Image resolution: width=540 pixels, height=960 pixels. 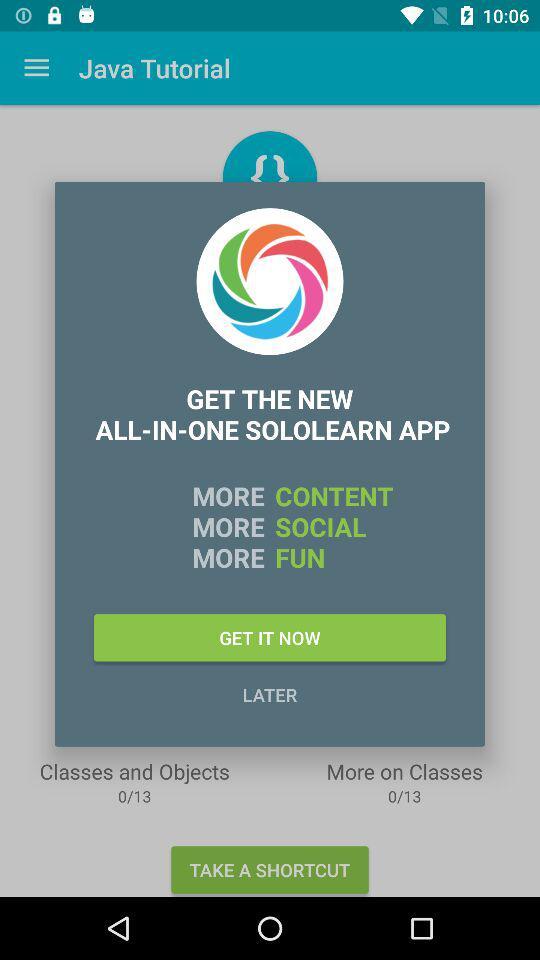 I want to click on icon below more, so click(x=270, y=636).